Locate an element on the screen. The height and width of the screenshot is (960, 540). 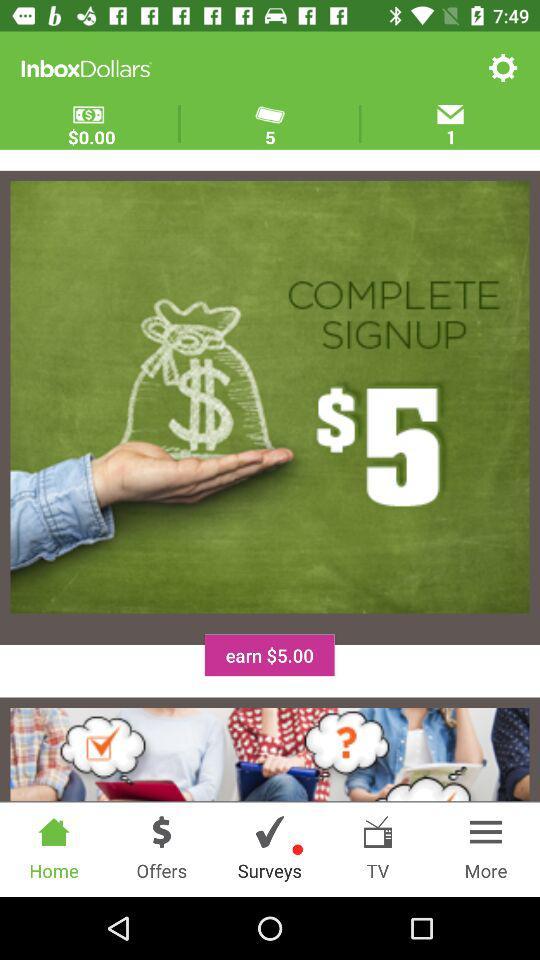
the earn $5.00 is located at coordinates (269, 654).